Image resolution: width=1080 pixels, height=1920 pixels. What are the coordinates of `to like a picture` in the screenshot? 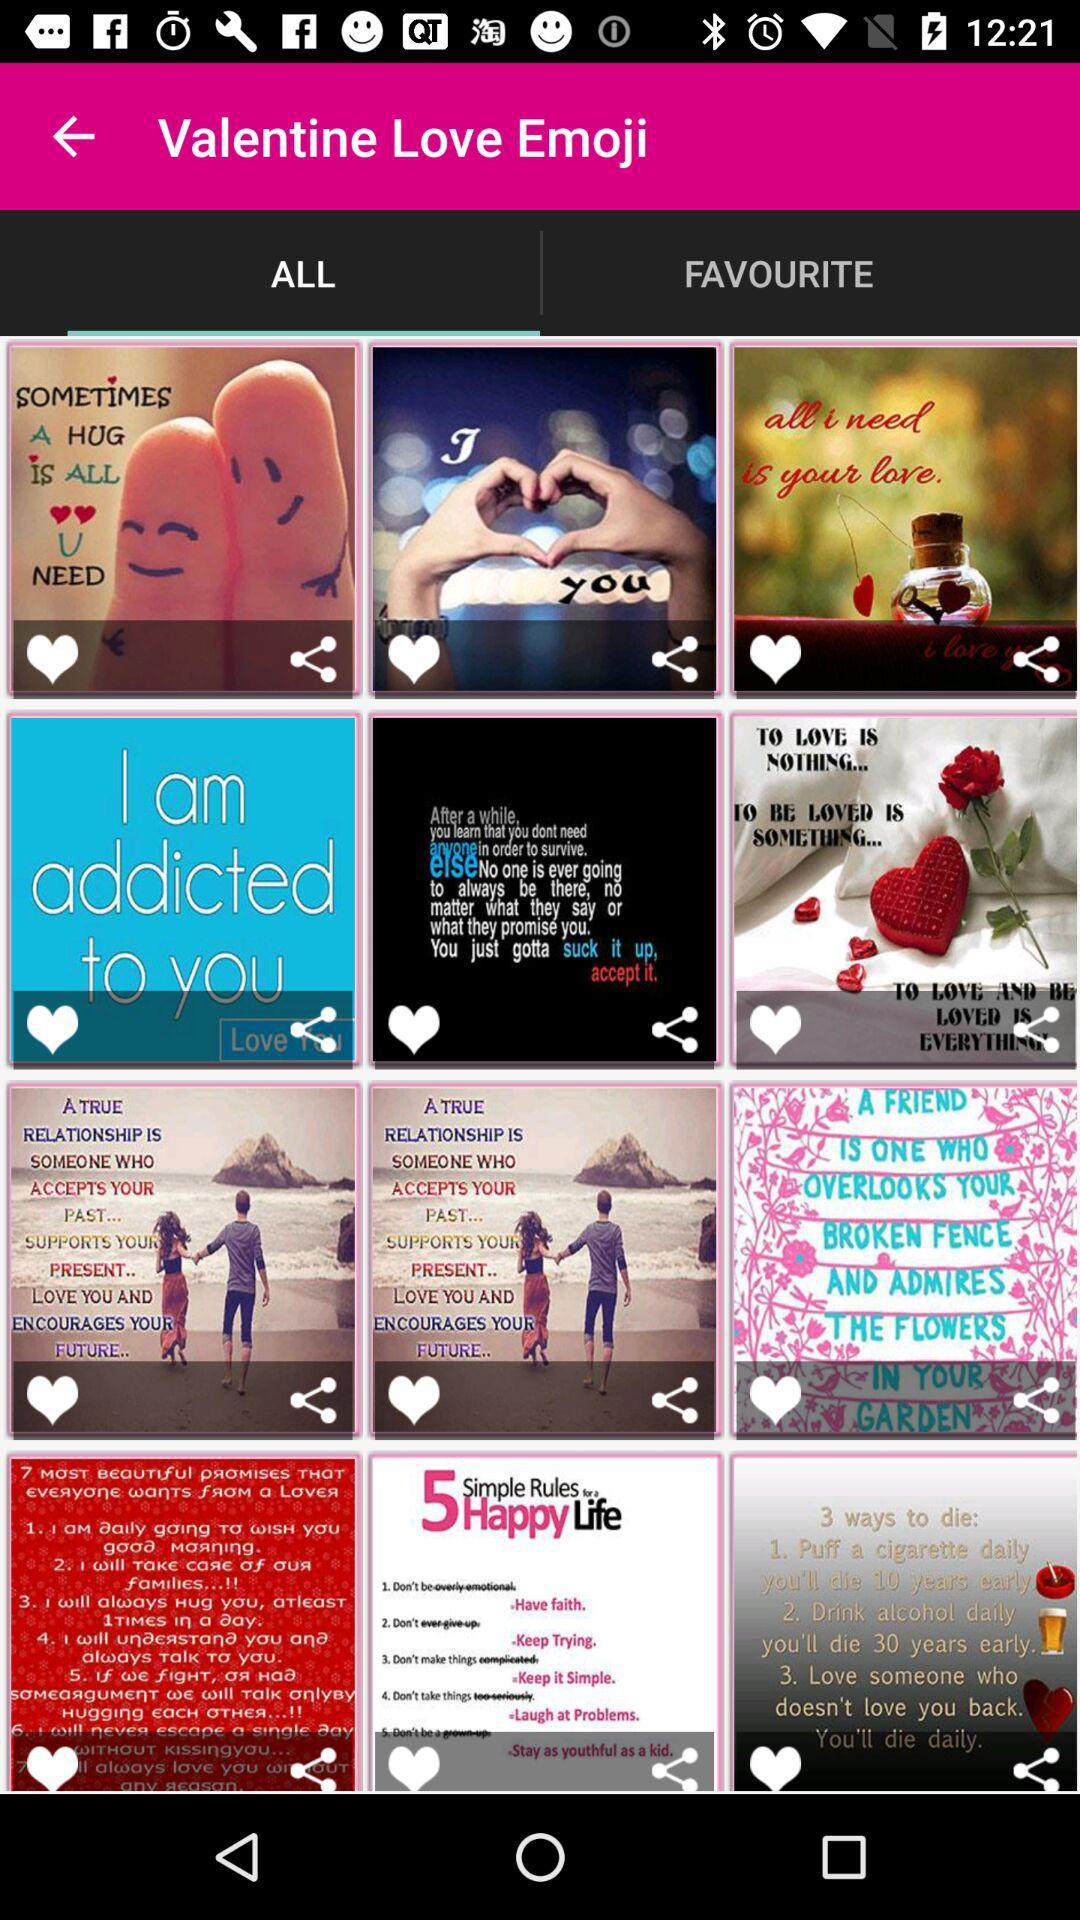 It's located at (412, 659).